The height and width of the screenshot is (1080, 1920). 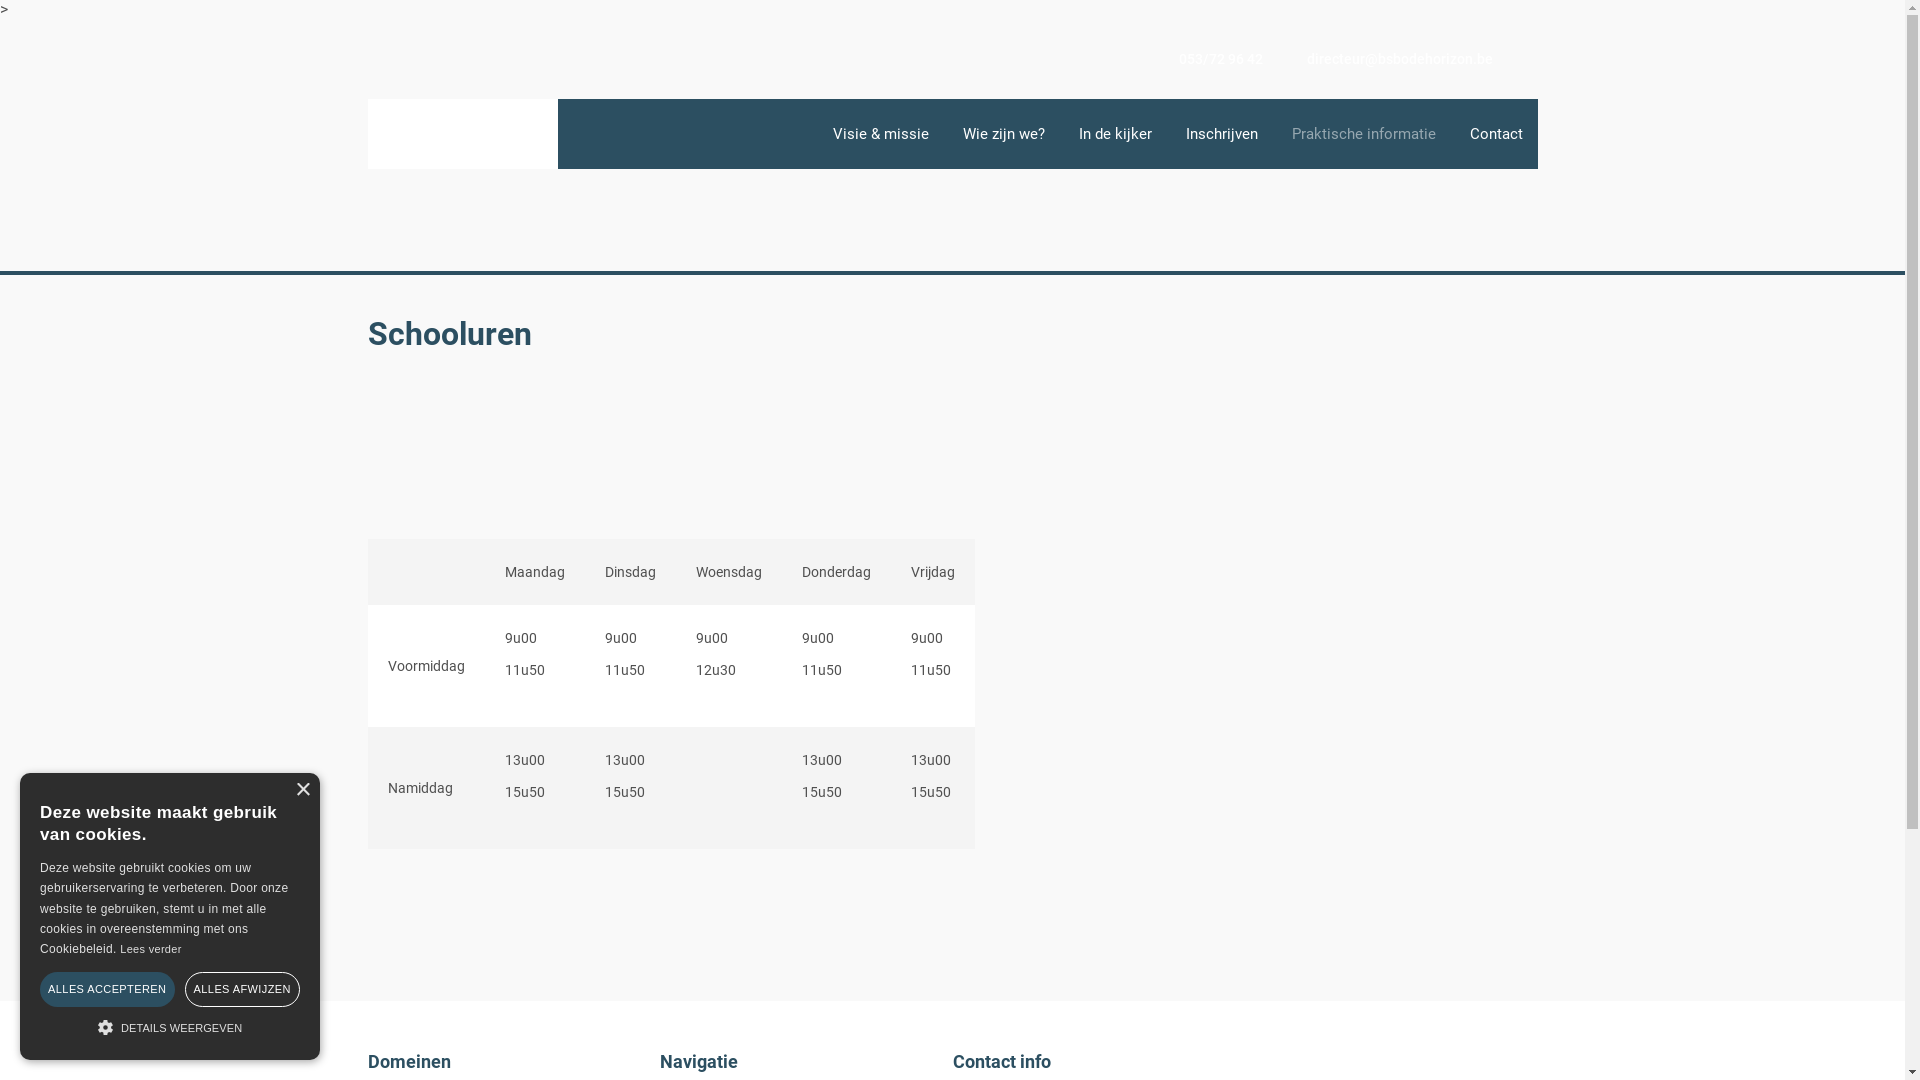 What do you see at coordinates (501, 108) in the screenshot?
I see `'Praktische informatie'` at bounding box center [501, 108].